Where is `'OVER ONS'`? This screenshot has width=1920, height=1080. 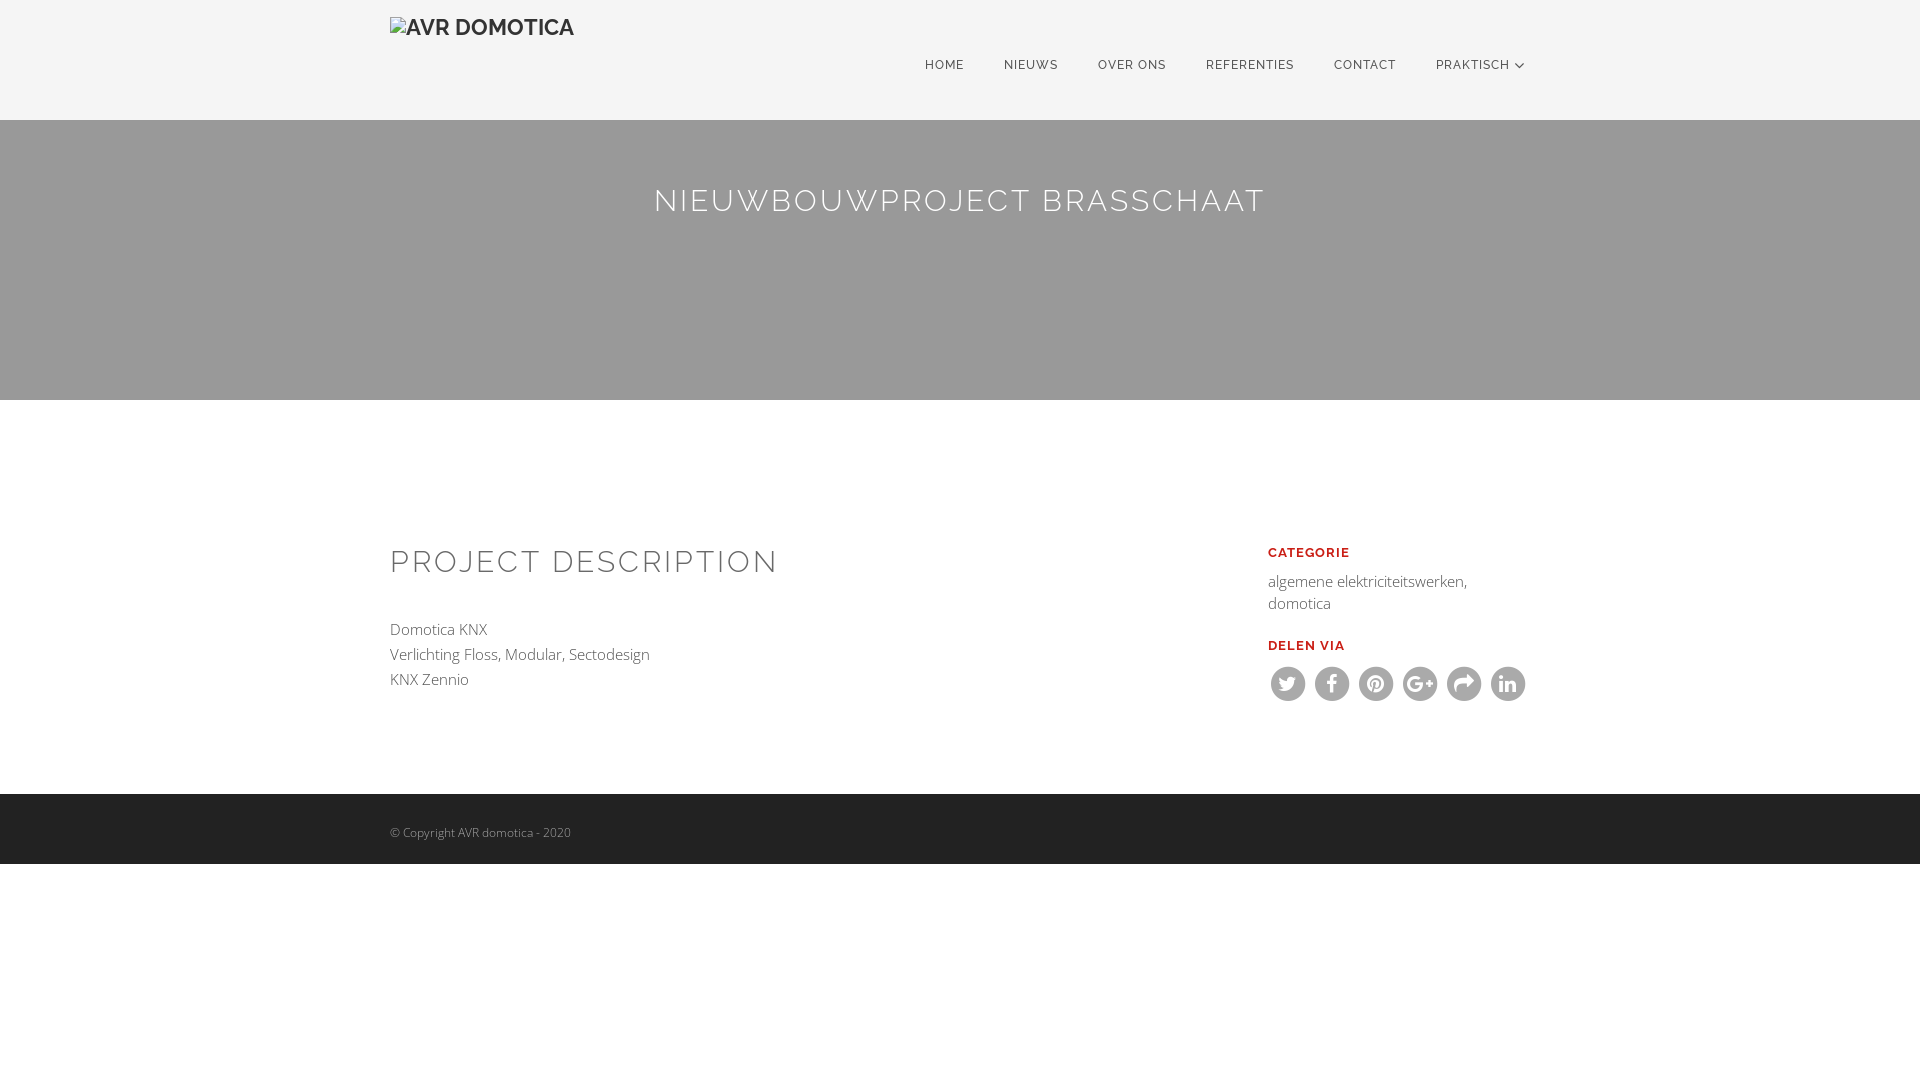
'OVER ONS' is located at coordinates (1132, 64).